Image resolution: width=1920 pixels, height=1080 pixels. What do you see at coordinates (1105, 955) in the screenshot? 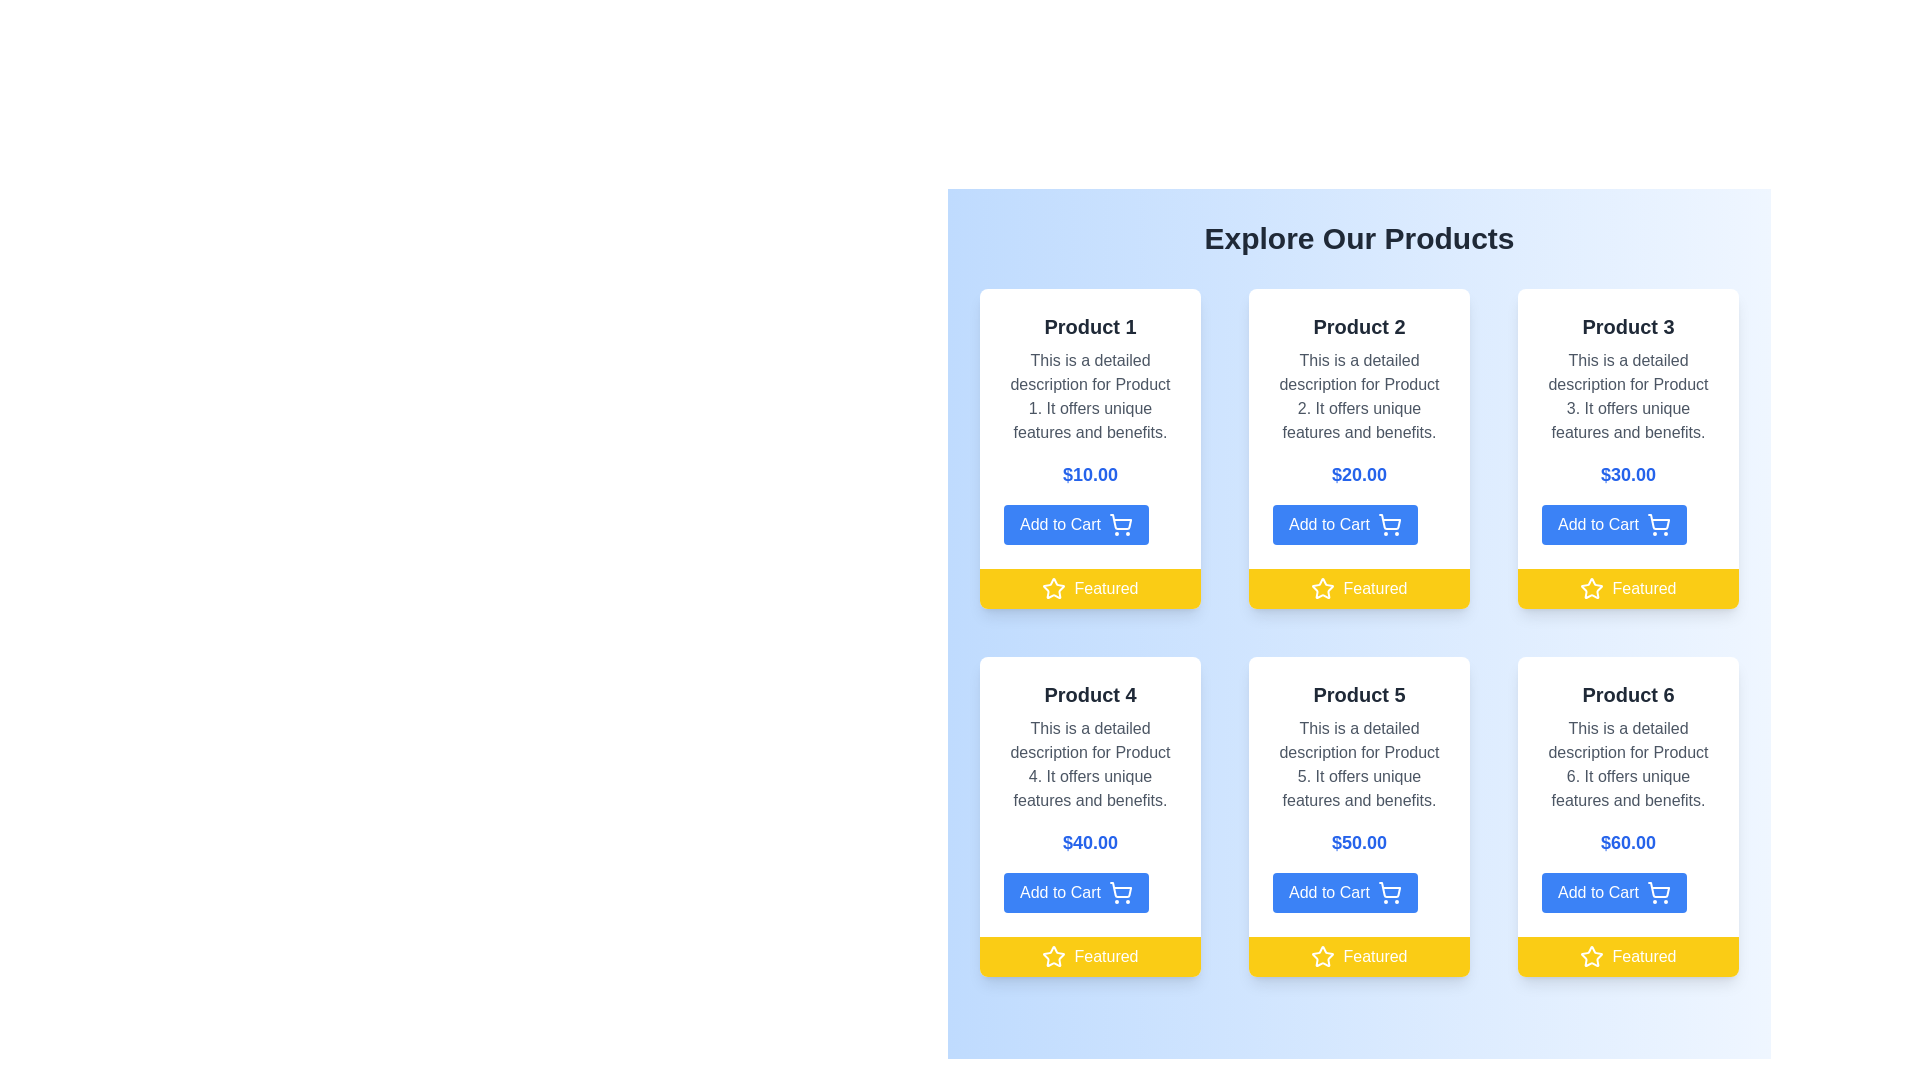
I see `the 'Featured' text label displayed in white font on a vivid yellow rectangular background at the bottom section of the Product 4 card` at bounding box center [1105, 955].